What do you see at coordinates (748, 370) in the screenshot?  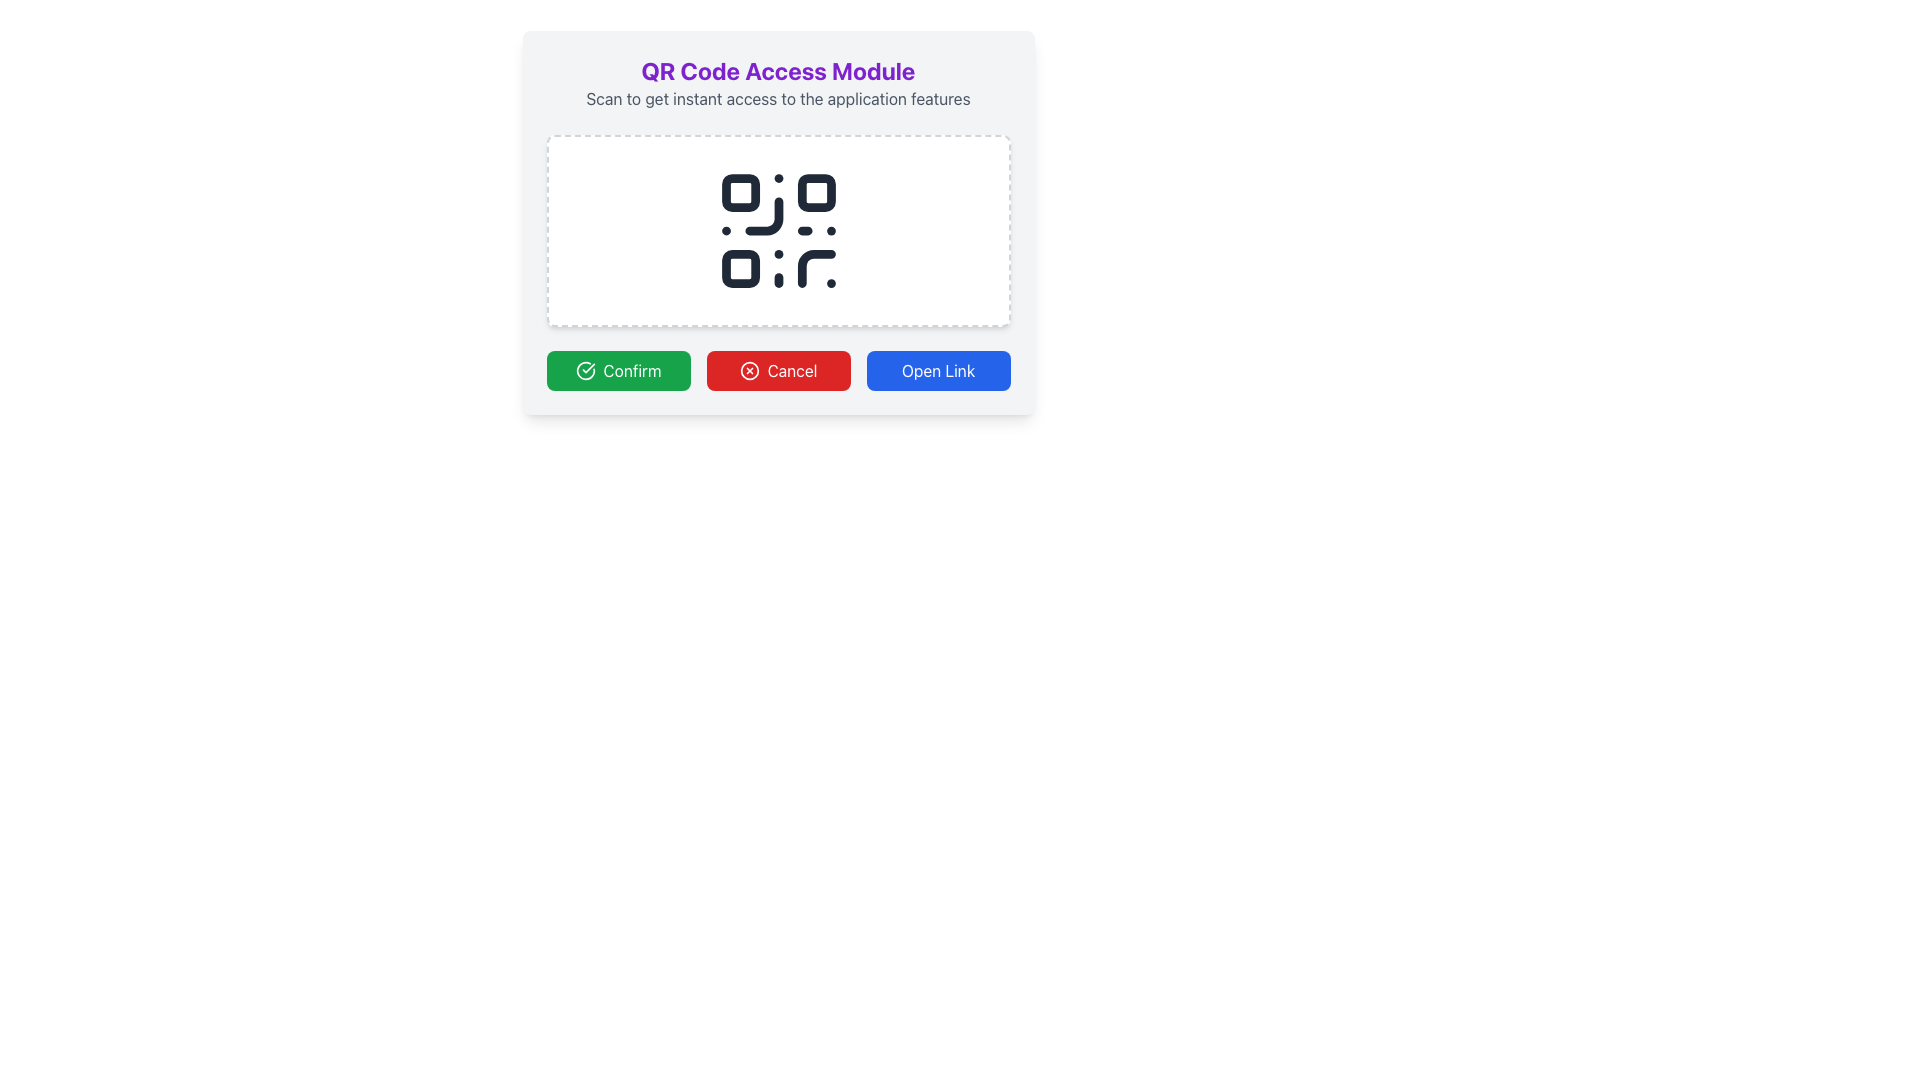 I see `the cancellation icon located to the left of the 'Cancel' text in the bottom central portion of the interface, which visually reinforces the purpose of the 'Cancel' button` at bounding box center [748, 370].